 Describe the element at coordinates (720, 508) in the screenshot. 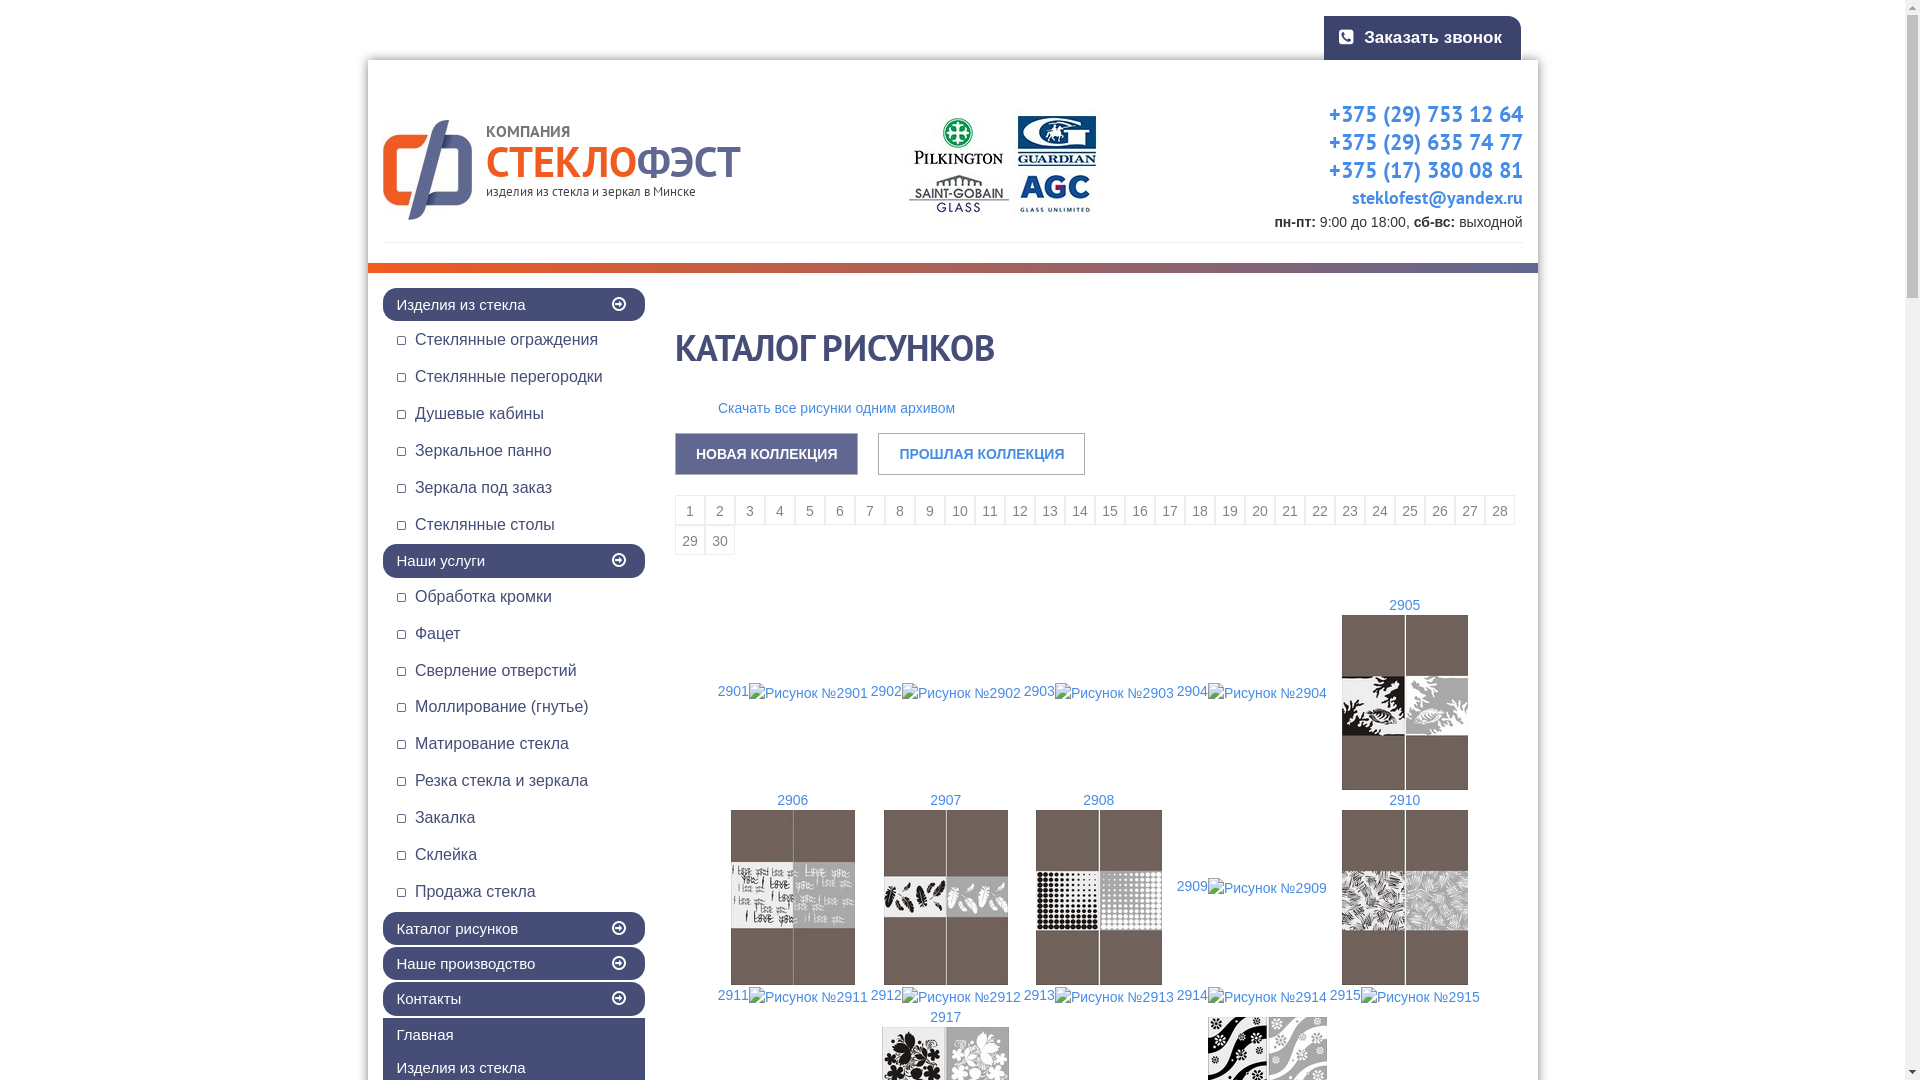

I see `'2'` at that location.